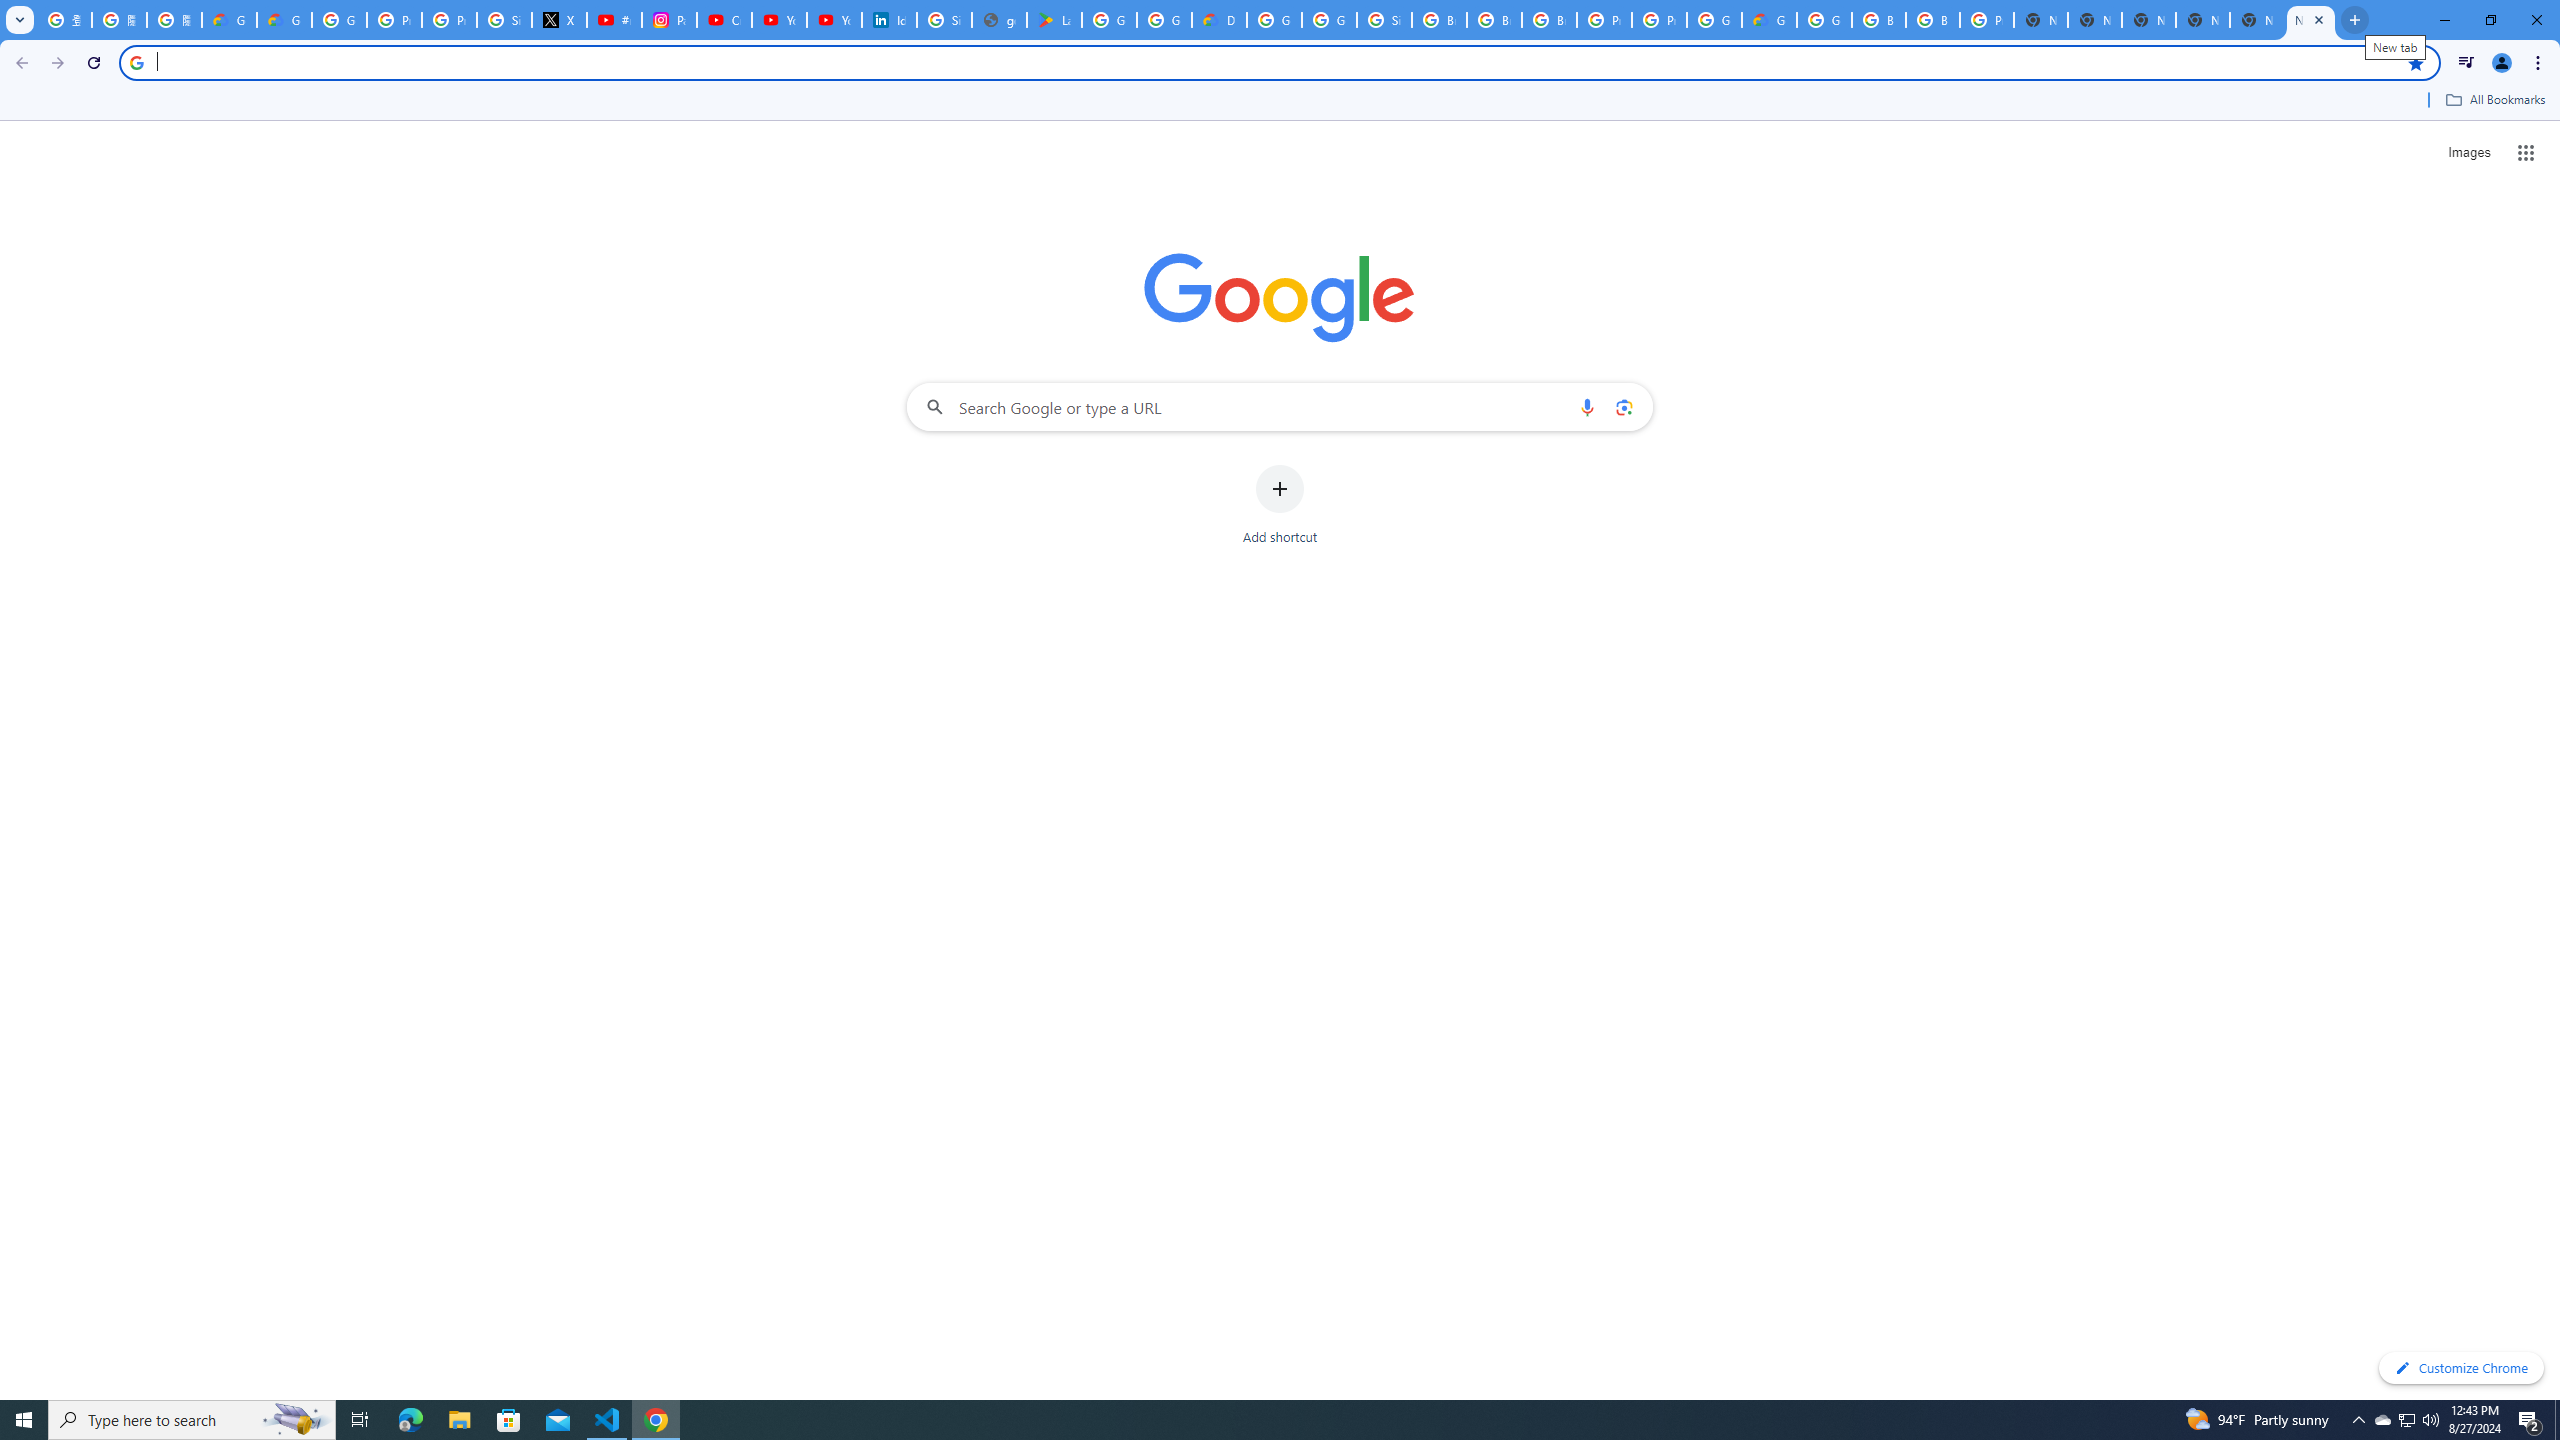 Image resolution: width=2560 pixels, height=1440 pixels. Describe the element at coordinates (2311, 19) in the screenshot. I see `'New Tab'` at that location.